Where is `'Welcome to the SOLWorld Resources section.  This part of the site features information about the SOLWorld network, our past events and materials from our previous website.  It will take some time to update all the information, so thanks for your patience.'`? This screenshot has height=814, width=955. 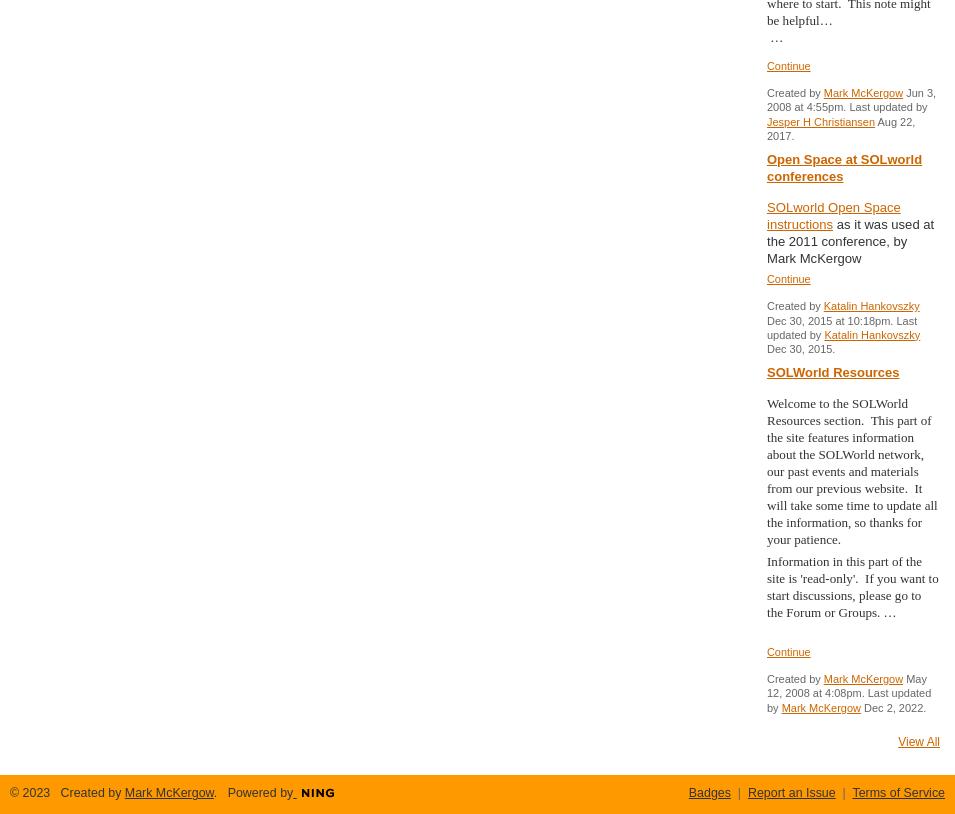 'Welcome to the SOLWorld Resources section.  This part of the site features information about the SOLWorld network, our past events and materials from our previous website.  It will take some time to update all the information, so thanks for your patience.' is located at coordinates (851, 469).